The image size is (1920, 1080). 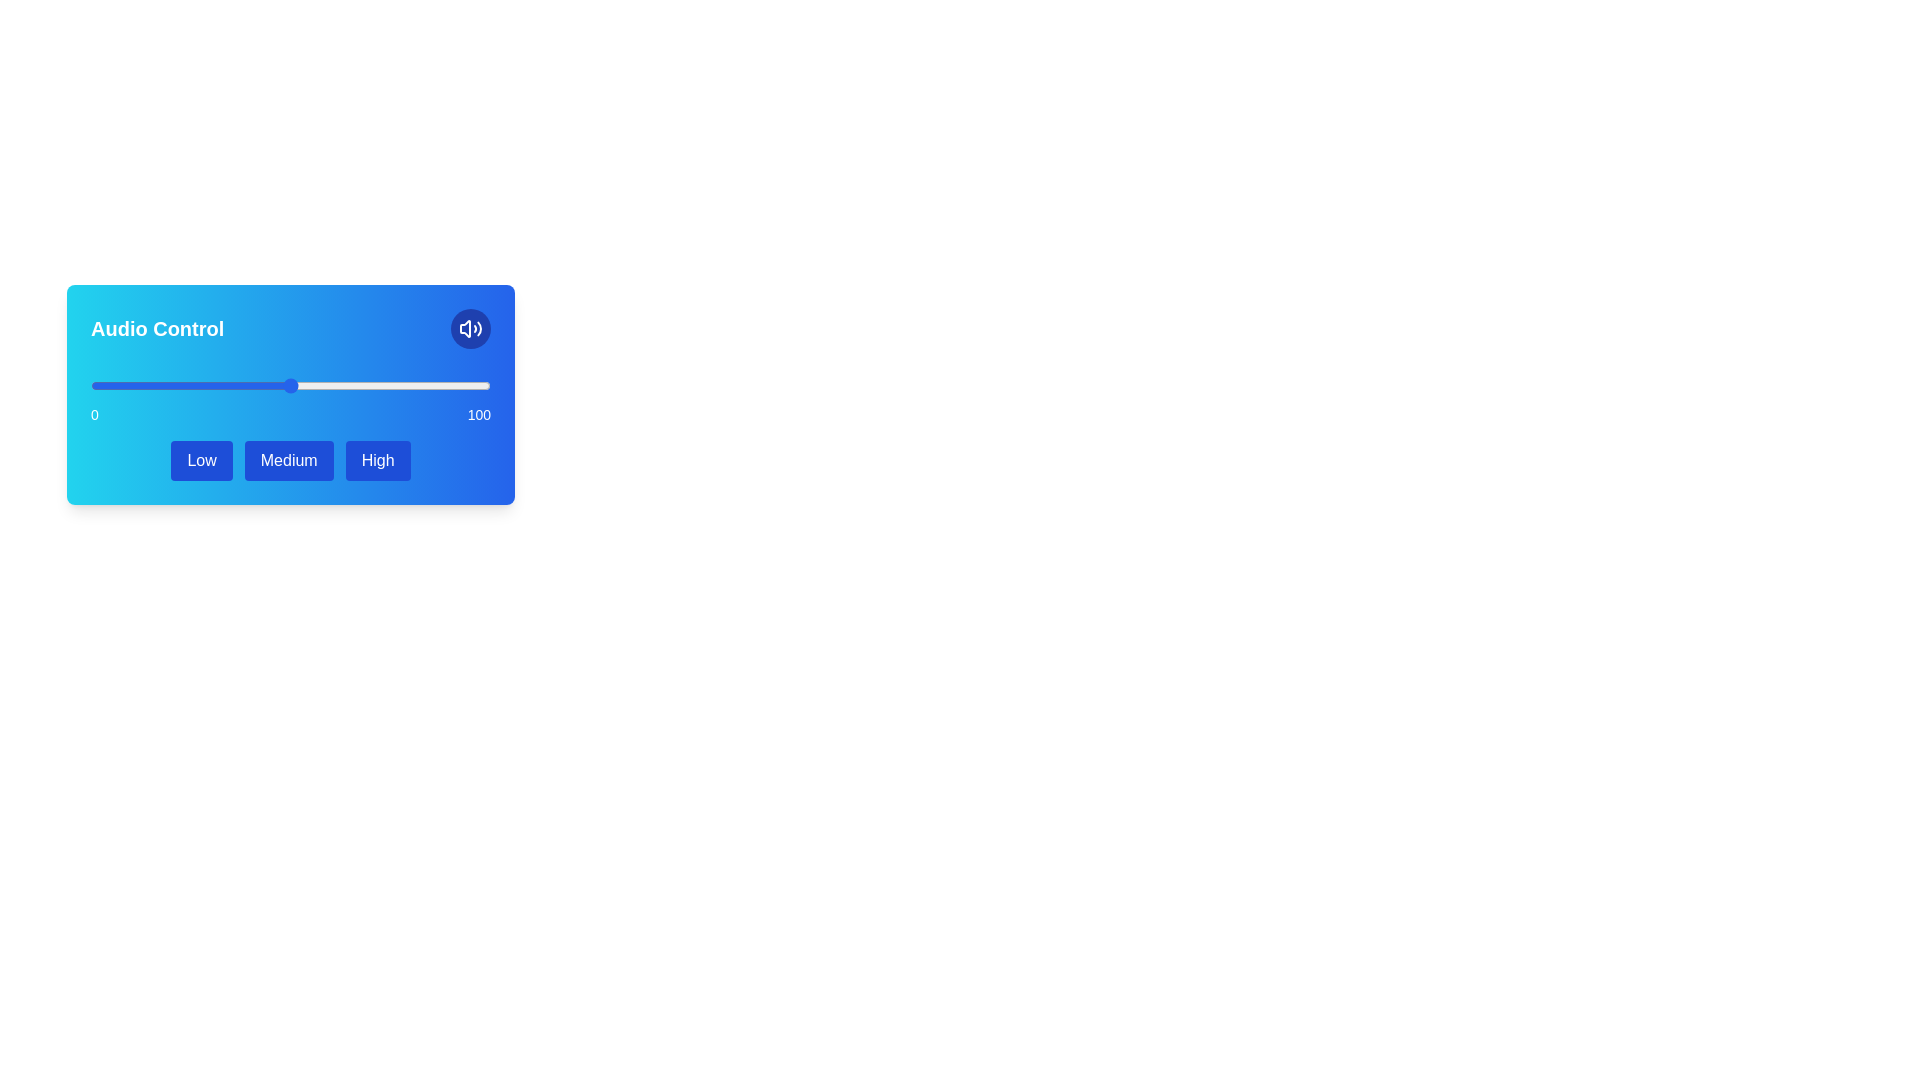 I want to click on the audio volume, so click(x=153, y=385).